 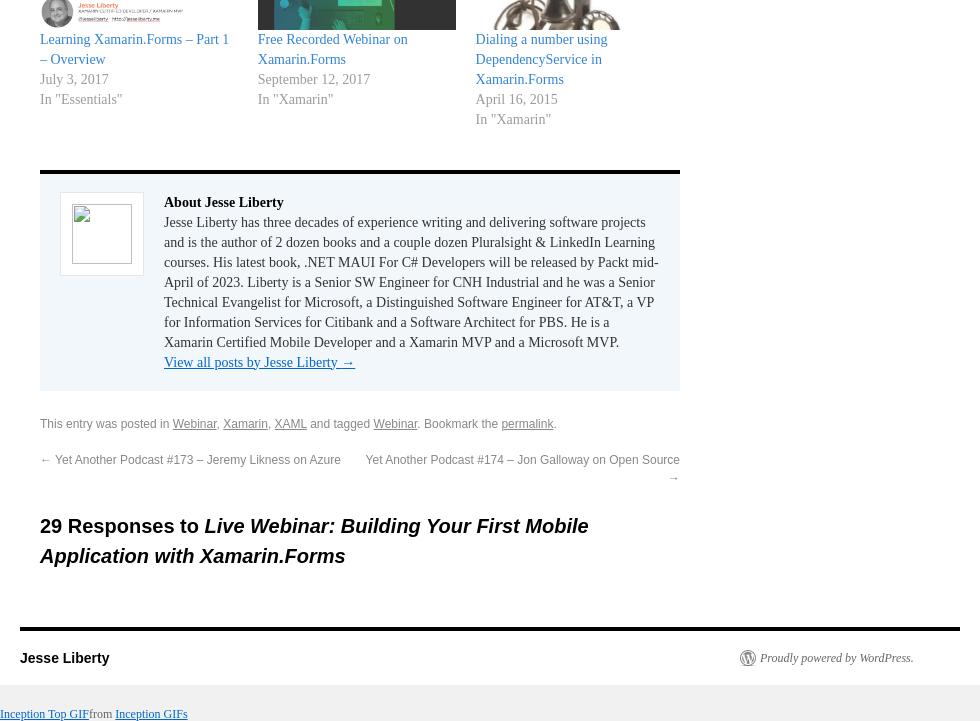 I want to click on 'Yet Another Podcast #173 – Jeremy Likness on Azure', so click(x=196, y=458).